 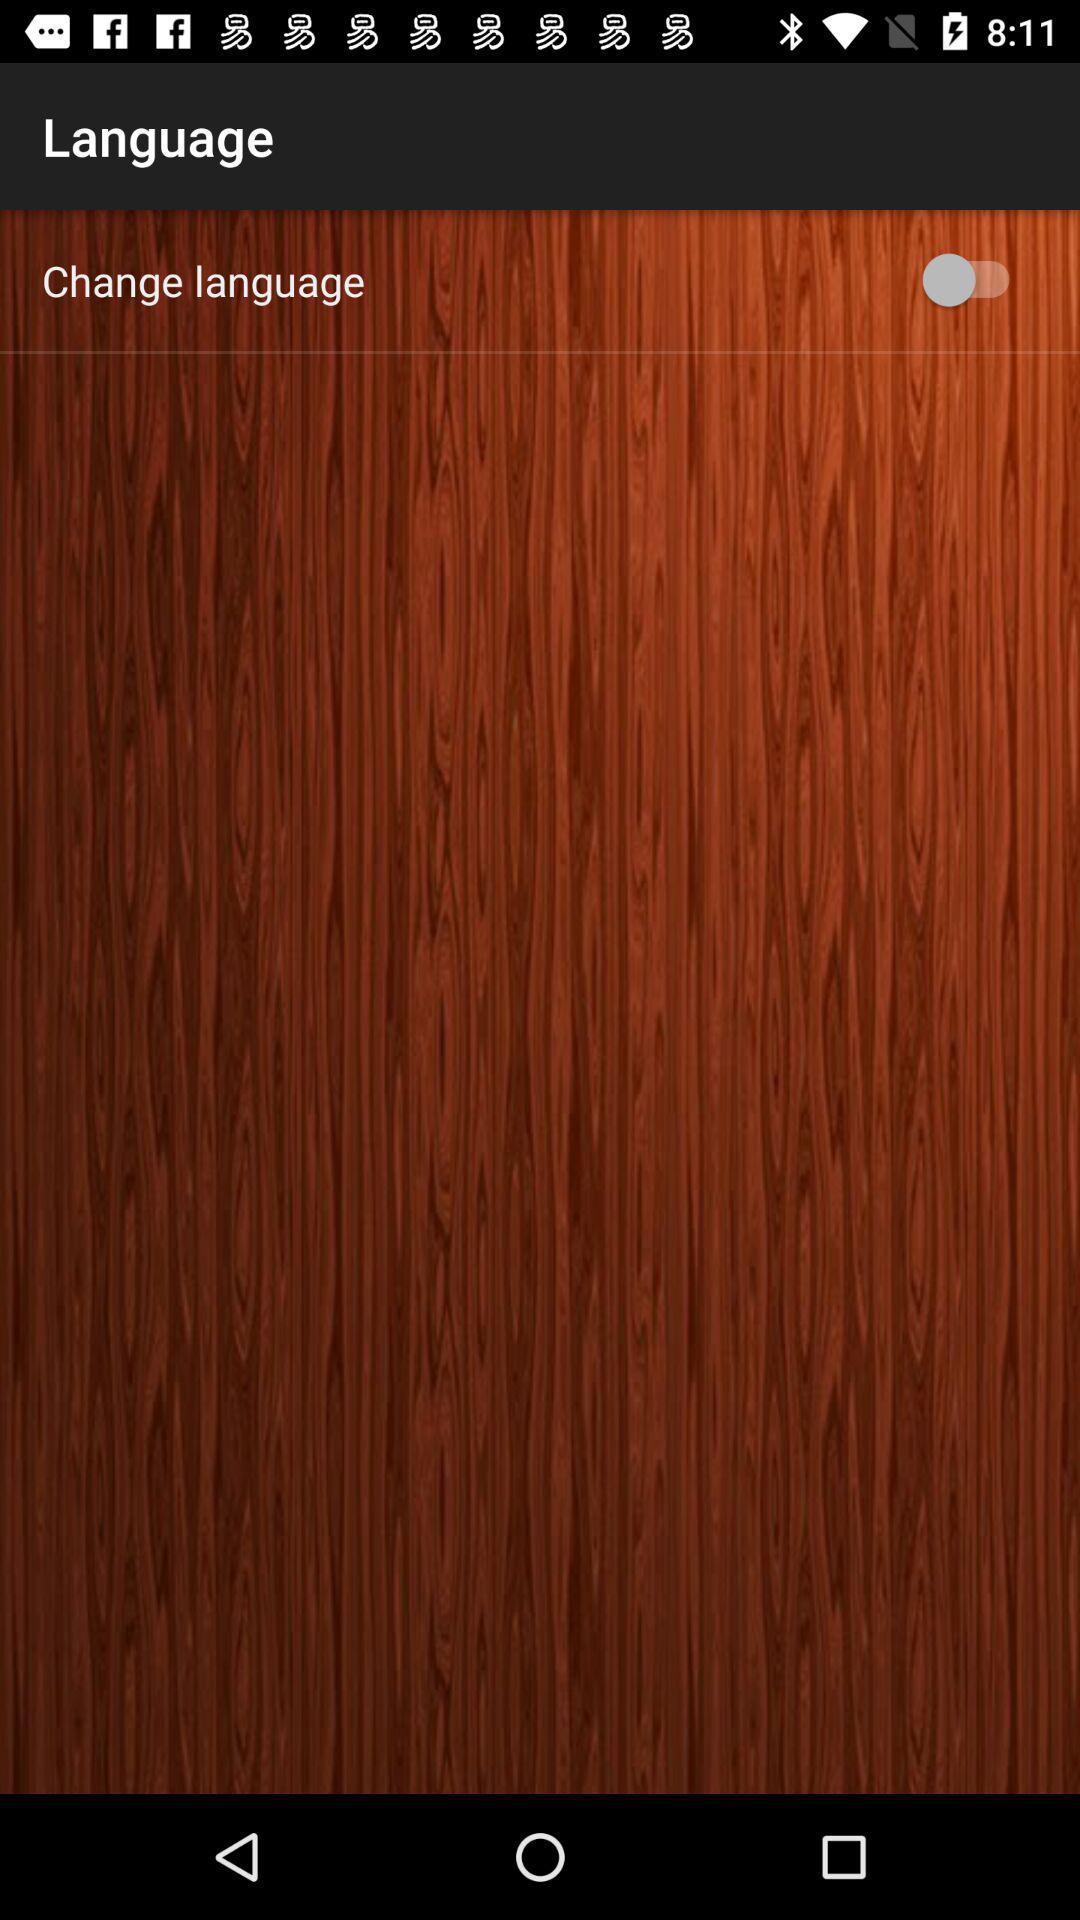 What do you see at coordinates (974, 279) in the screenshot?
I see `item at the top right corner` at bounding box center [974, 279].